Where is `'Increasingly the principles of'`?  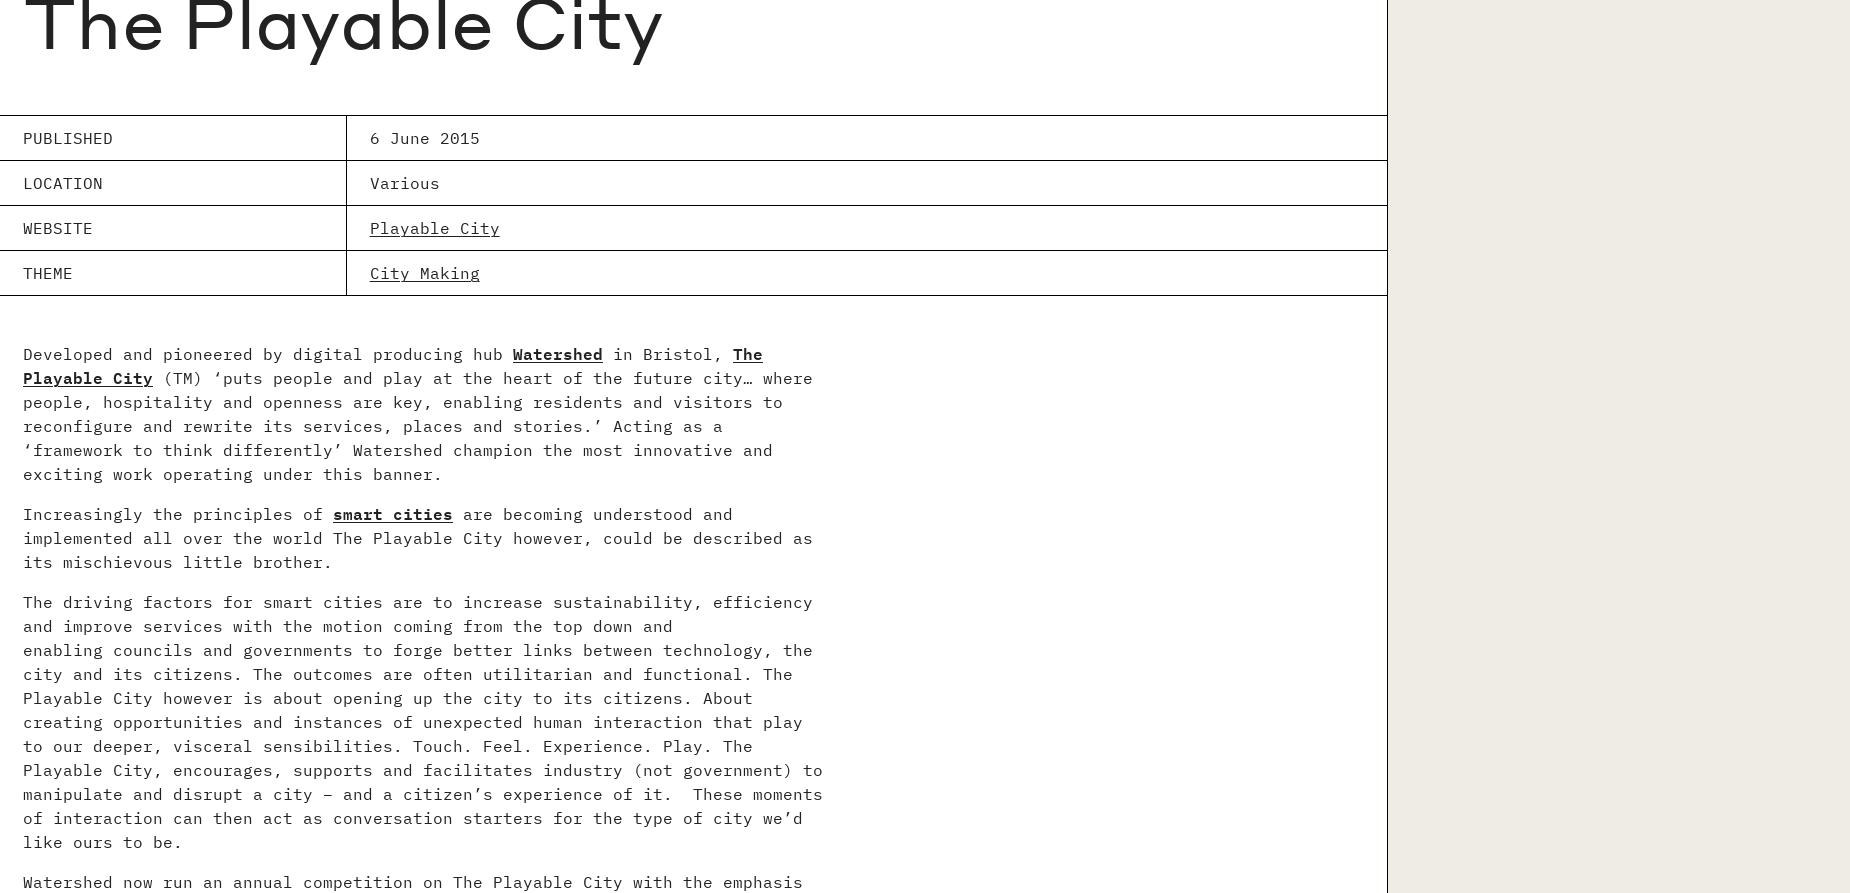 'Increasingly the principles of' is located at coordinates (176, 513).